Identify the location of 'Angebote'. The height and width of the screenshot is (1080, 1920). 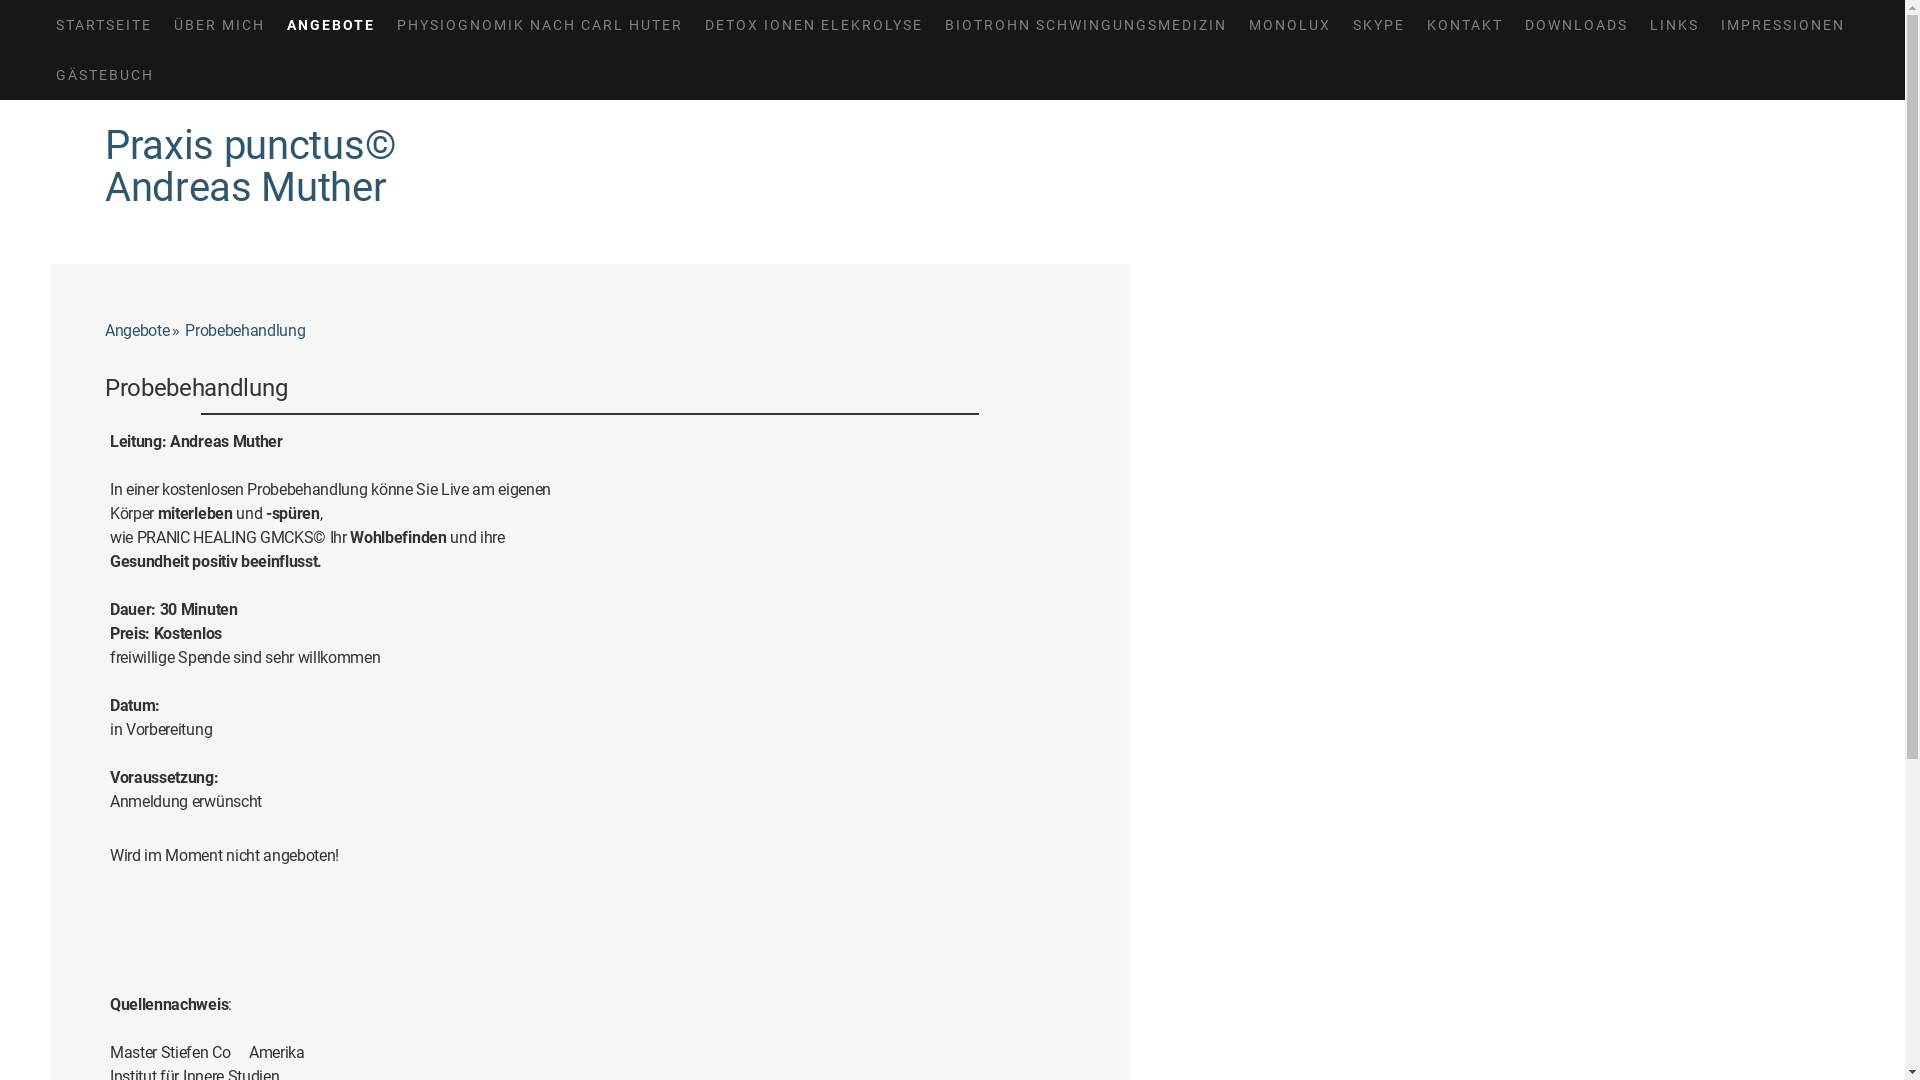
(104, 330).